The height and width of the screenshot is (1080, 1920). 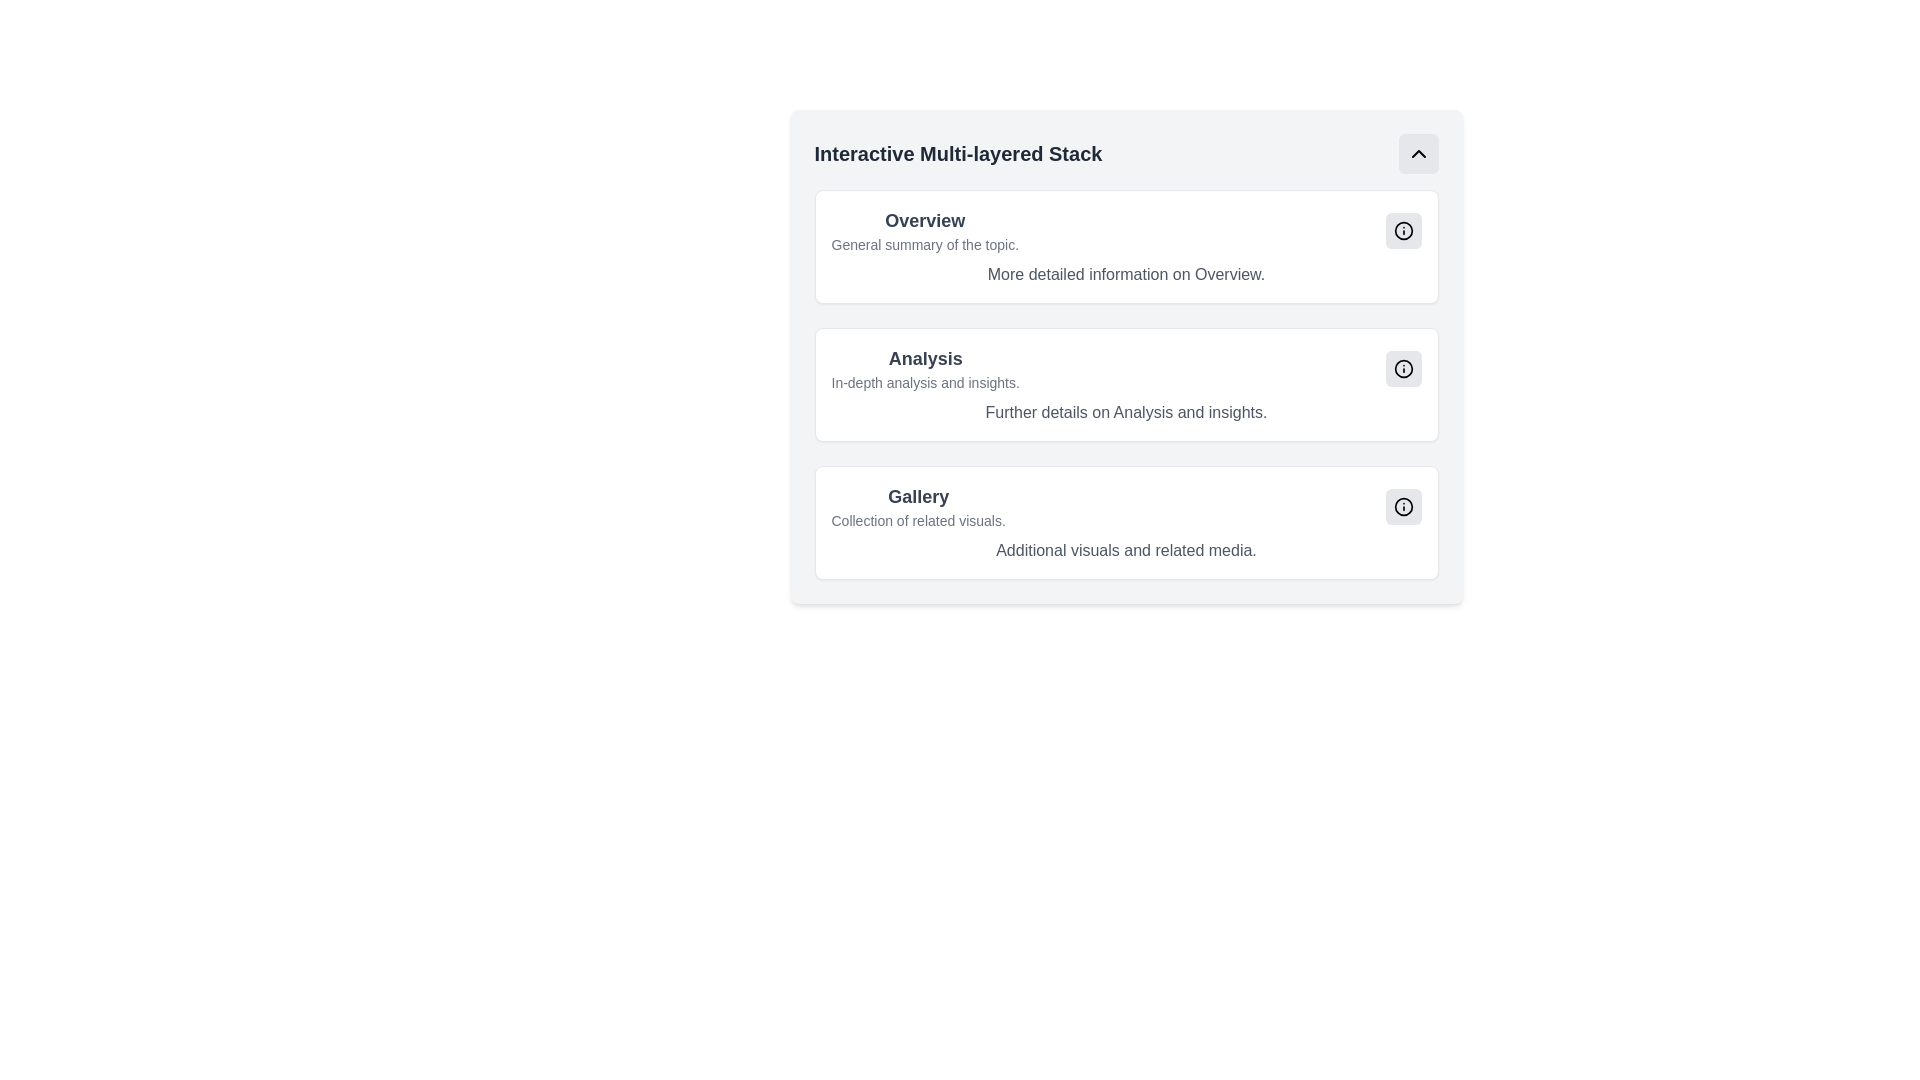 What do you see at coordinates (924, 357) in the screenshot?
I see `the 'Analysis' text label, which is prominently displayed in bold and larger font within the second card of the stacked layout, for potential navigation` at bounding box center [924, 357].